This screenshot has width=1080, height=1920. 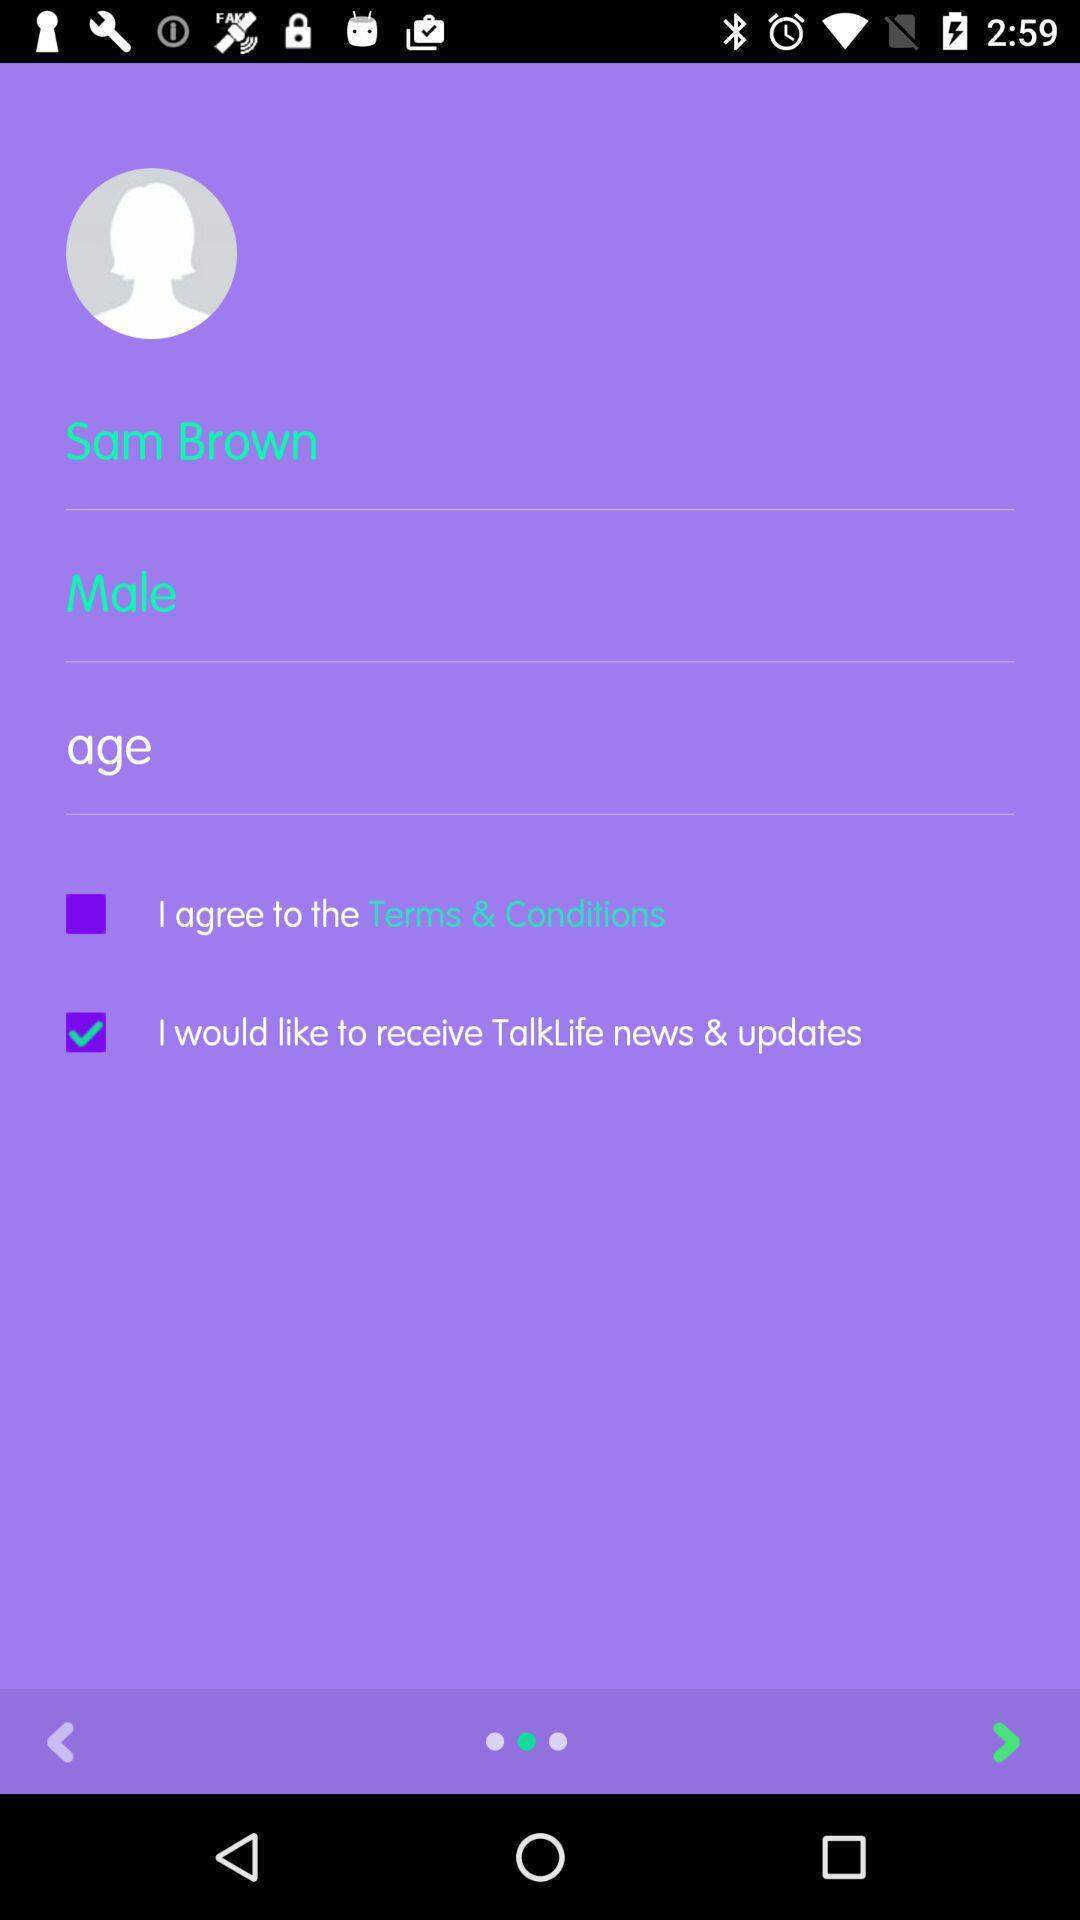 What do you see at coordinates (59, 1740) in the screenshot?
I see `item at the bottom left corner` at bounding box center [59, 1740].